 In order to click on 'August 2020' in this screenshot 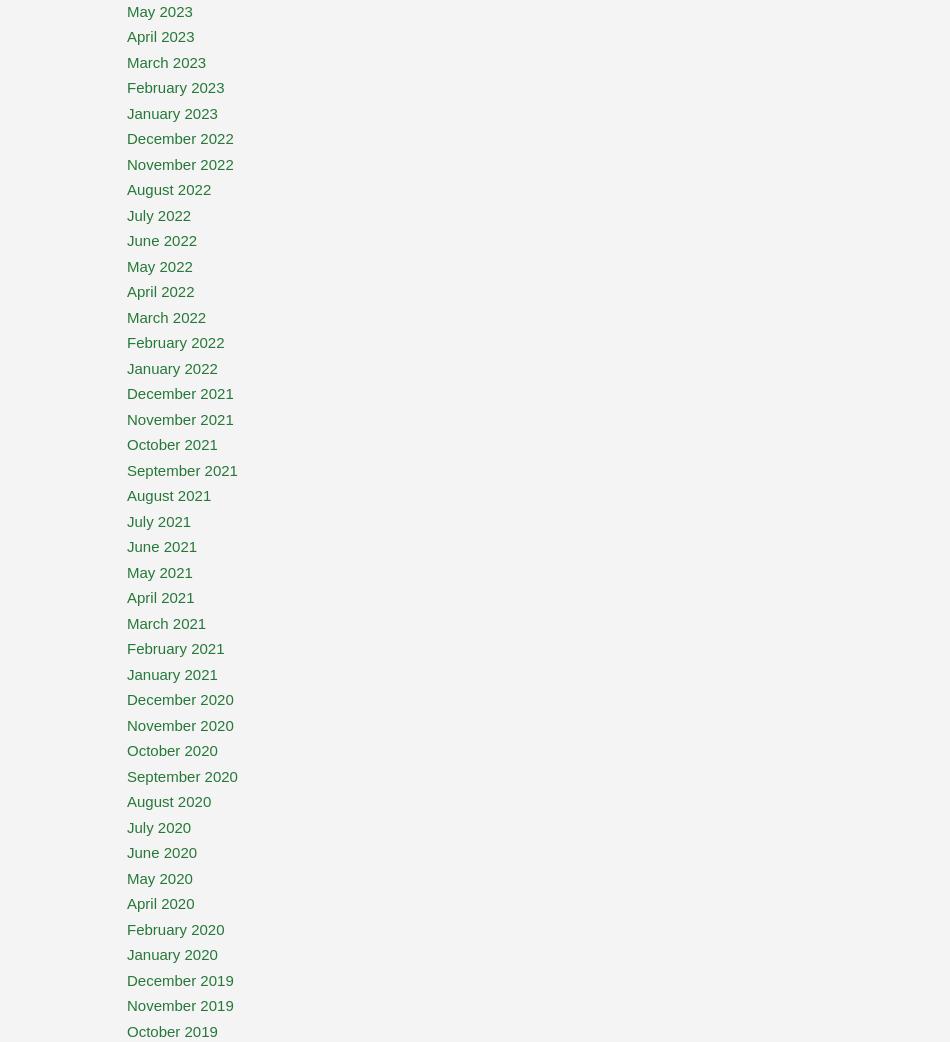, I will do `click(127, 801)`.